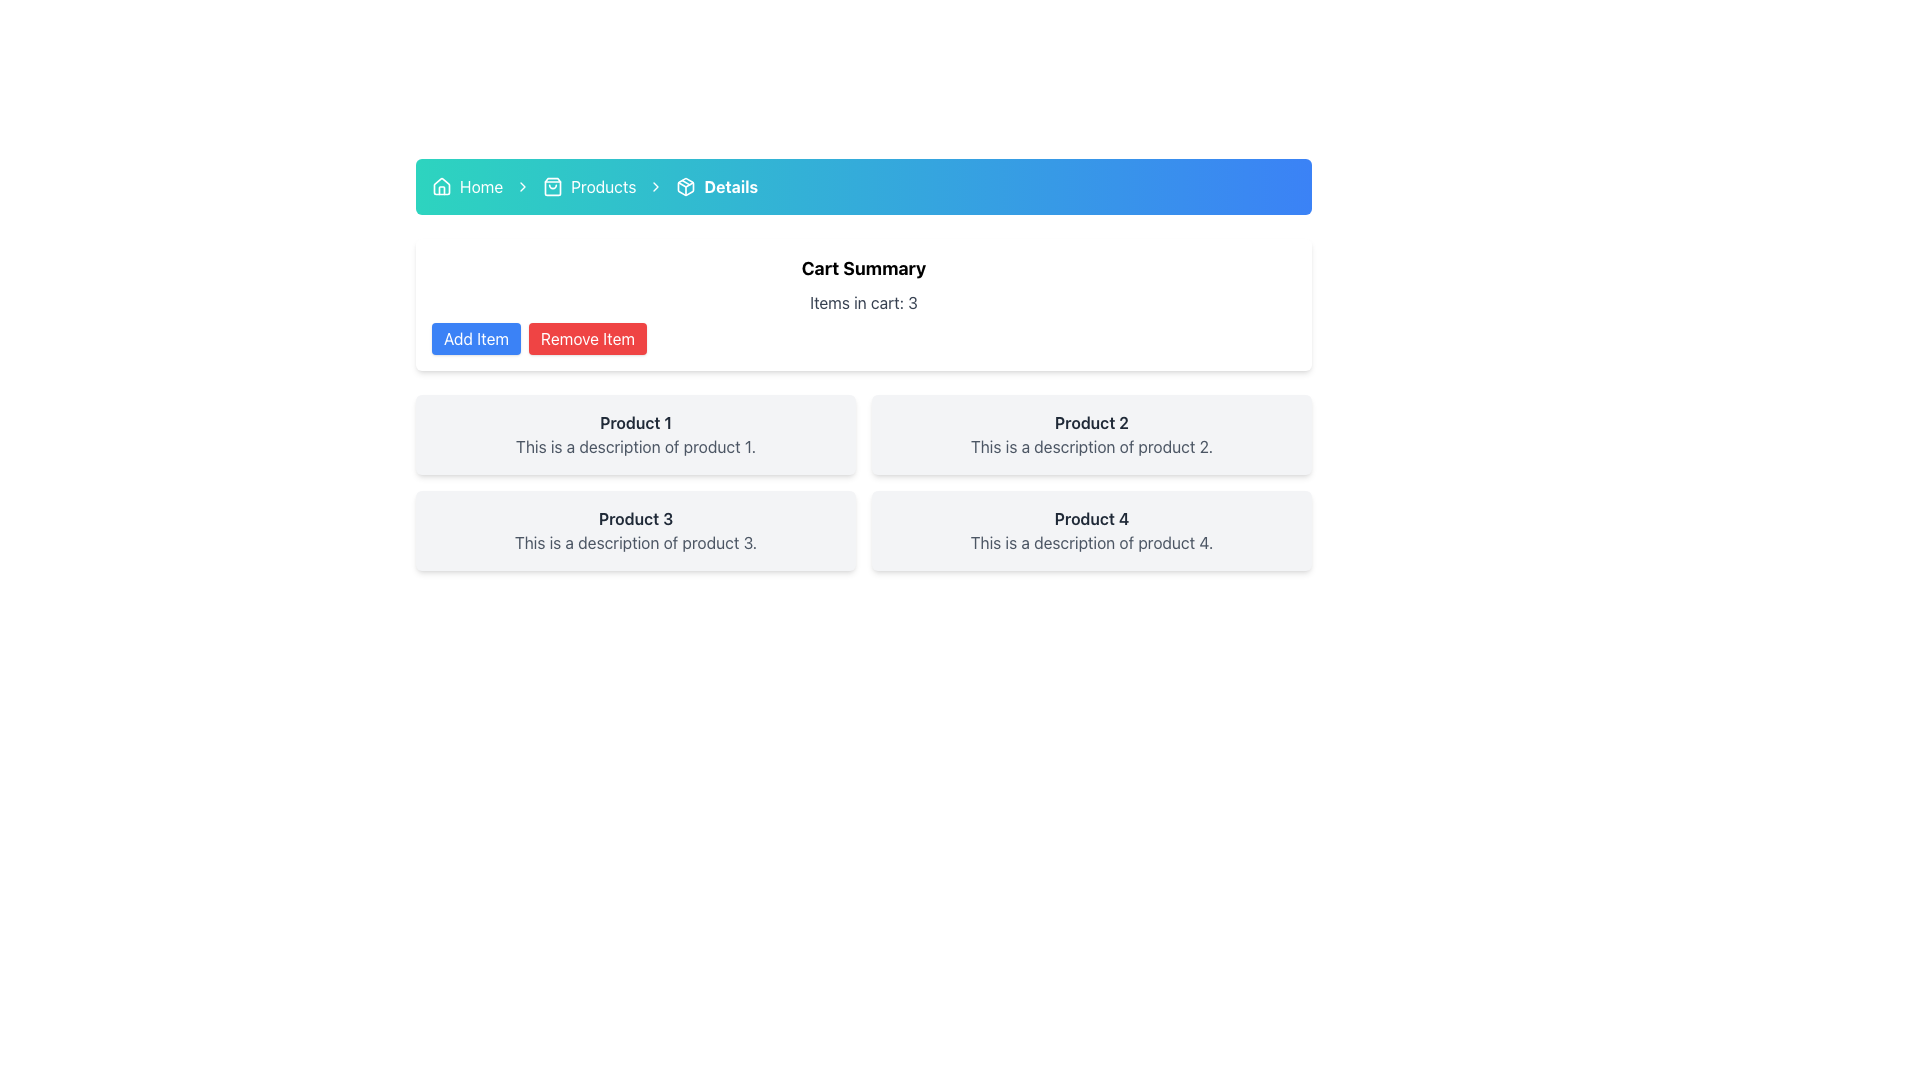 This screenshot has width=1920, height=1080. I want to click on the decorative 'Products' icon in the breadcrumb navigation bar, which assists in indicating the user's current location within the website hierarchy, so click(553, 186).